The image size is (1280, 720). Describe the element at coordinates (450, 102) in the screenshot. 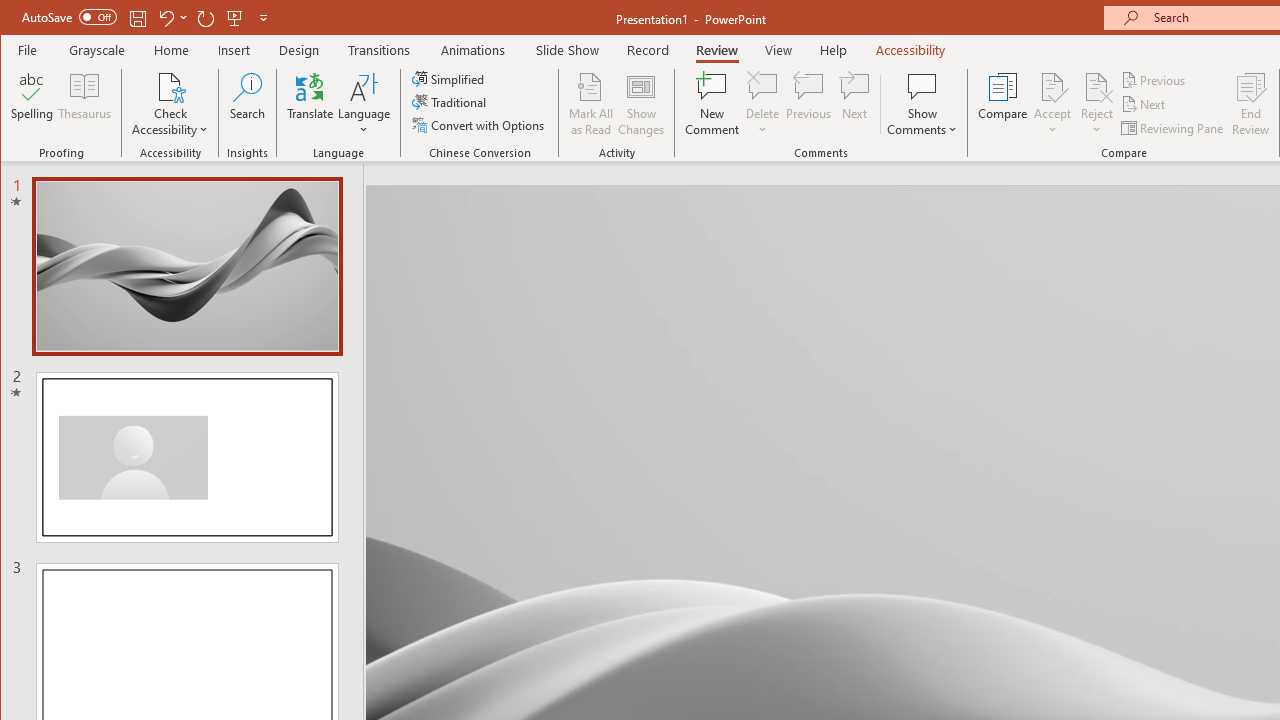

I see `'Traditional'` at that location.